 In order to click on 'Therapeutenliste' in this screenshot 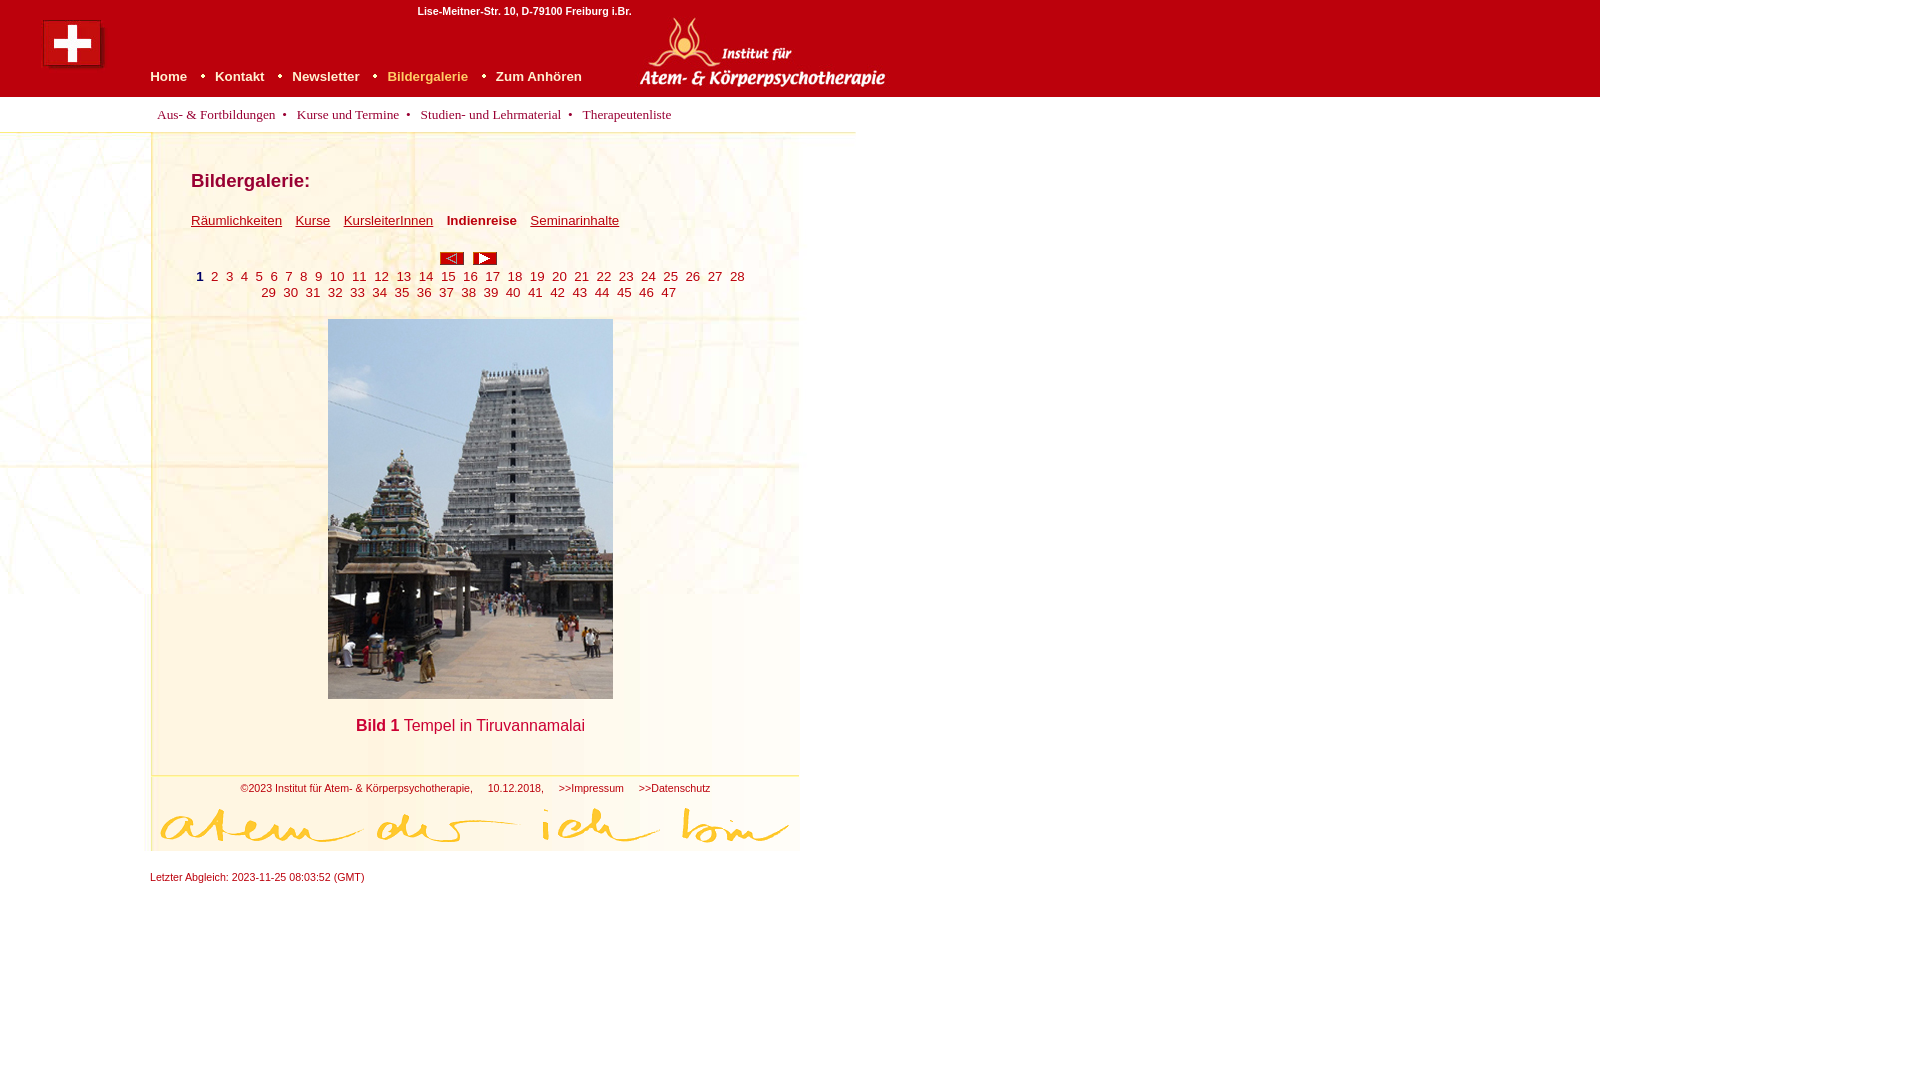, I will do `click(576, 115)`.